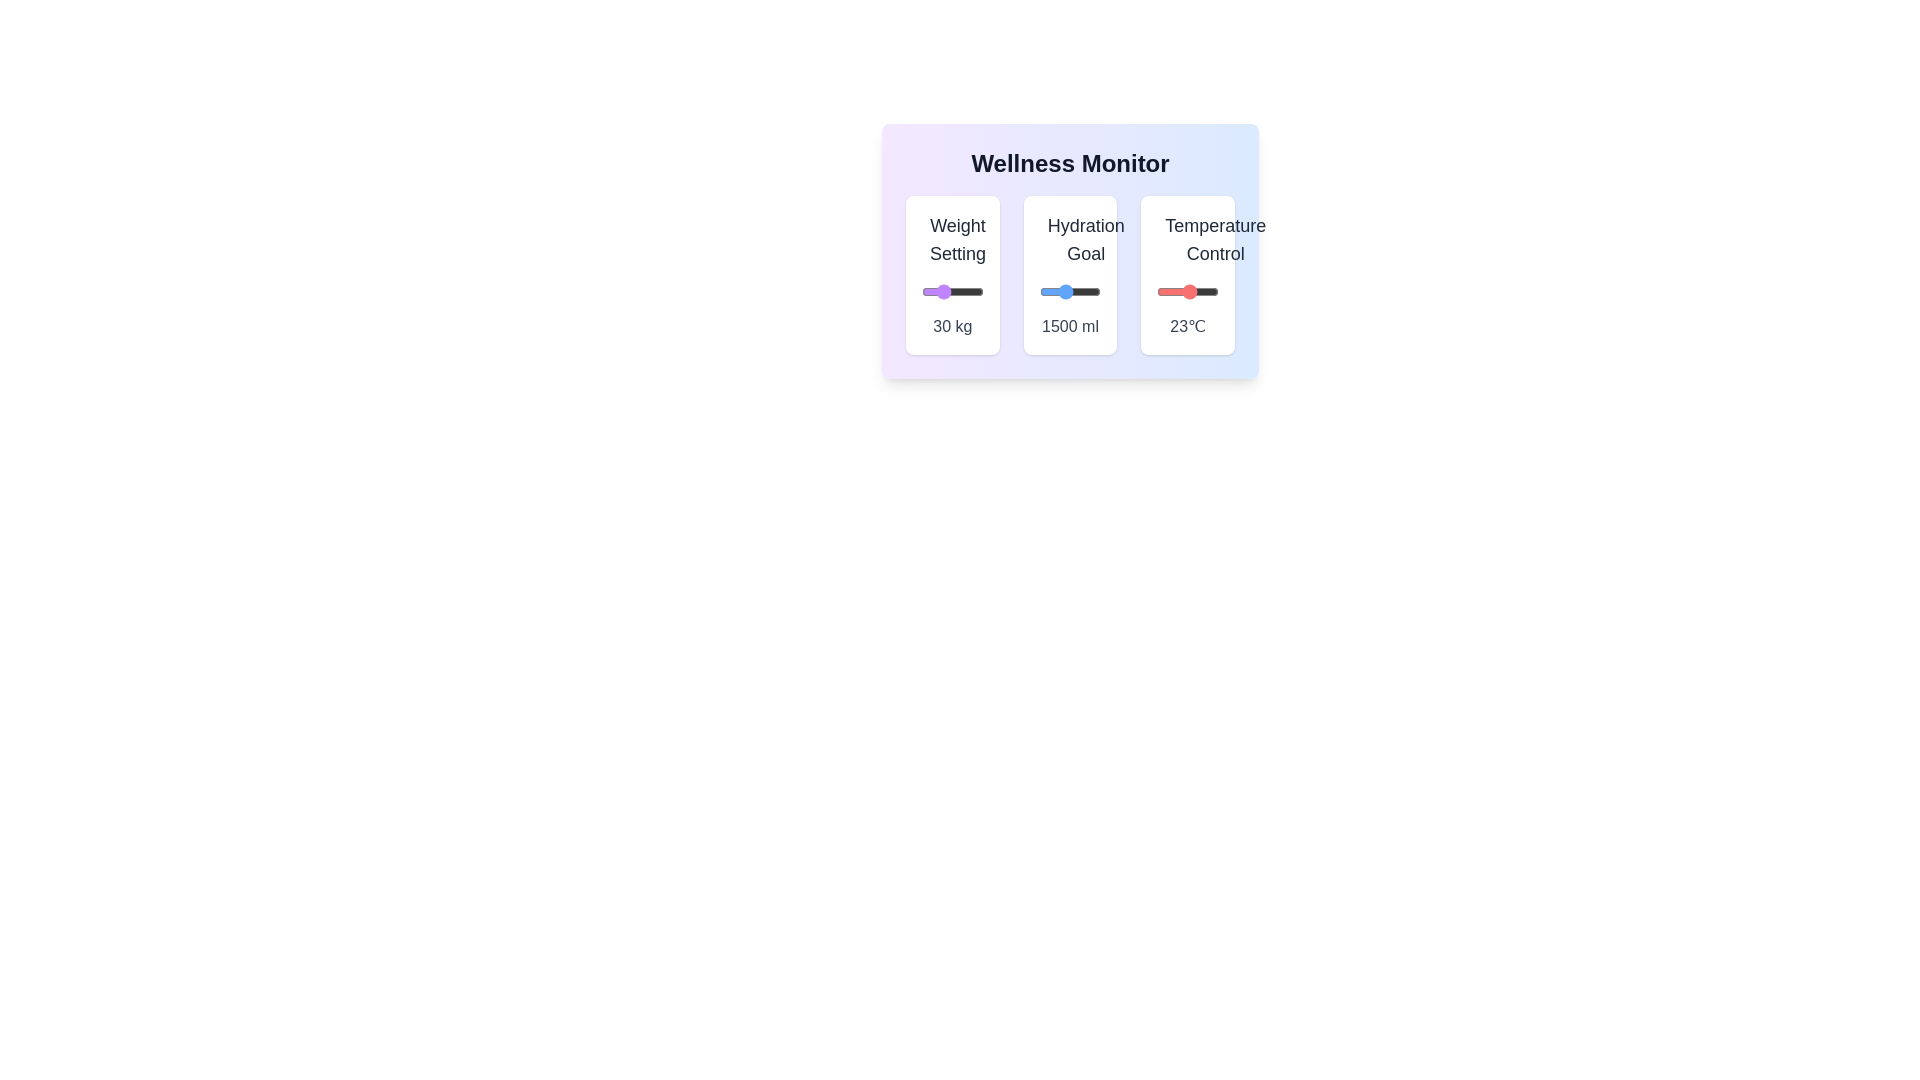 The height and width of the screenshot is (1080, 1920). Describe the element at coordinates (1062, 292) in the screenshot. I see `hydration goal` at that location.